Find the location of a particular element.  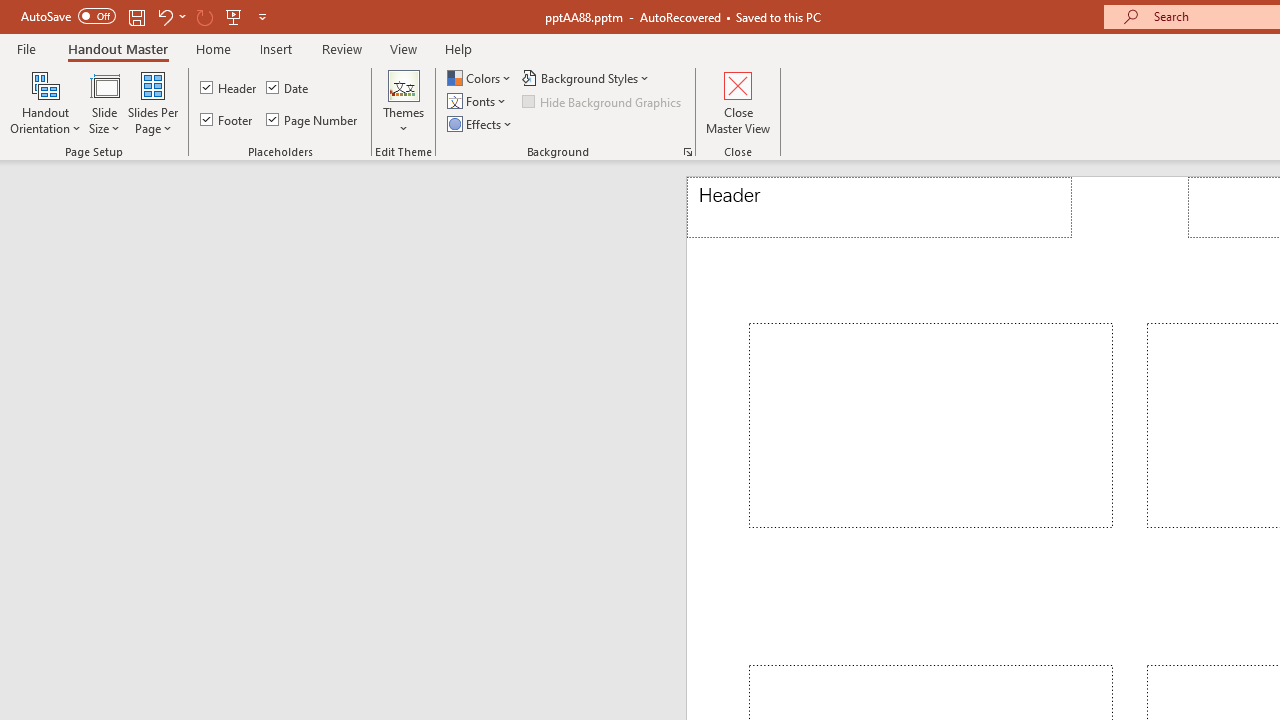

'Handout Orientation' is located at coordinates (46, 103).